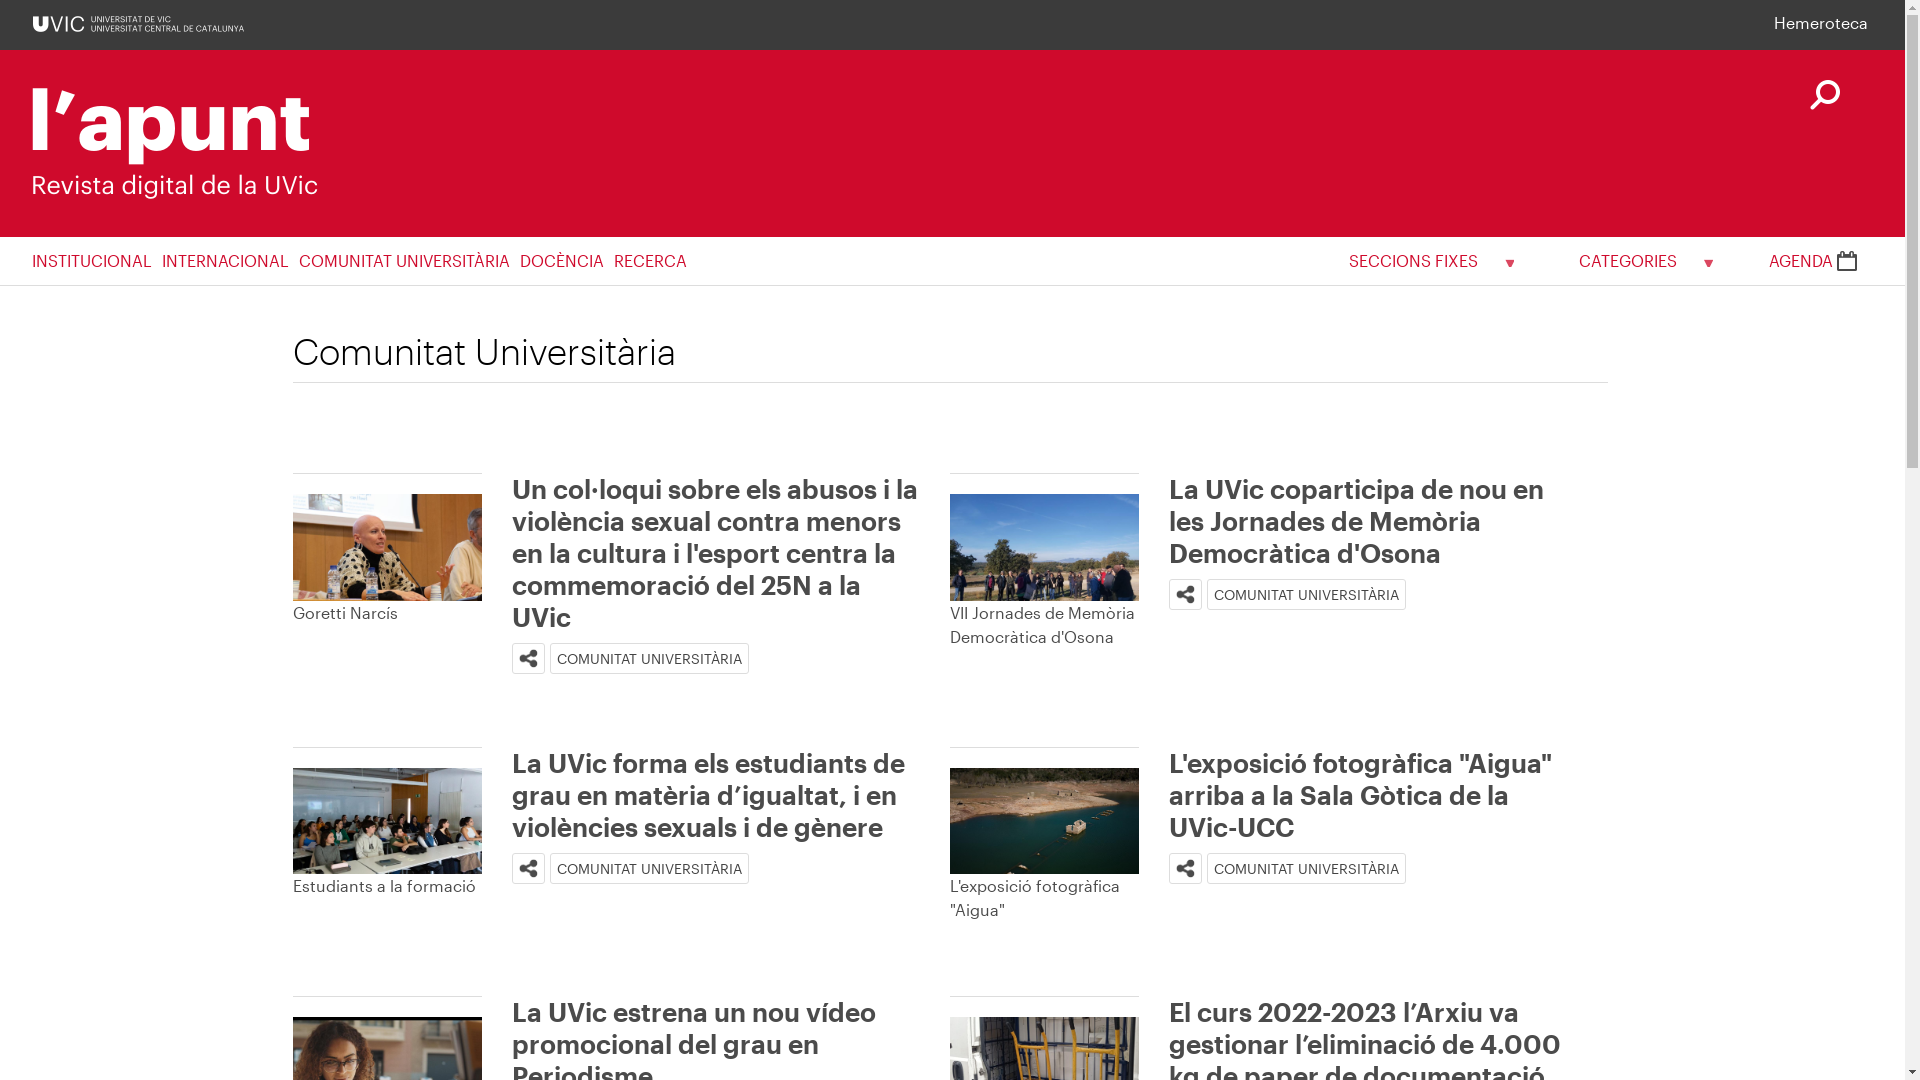 Image resolution: width=1920 pixels, height=1080 pixels. Describe the element at coordinates (1820, 22) in the screenshot. I see `'Hemeroteca'` at that location.